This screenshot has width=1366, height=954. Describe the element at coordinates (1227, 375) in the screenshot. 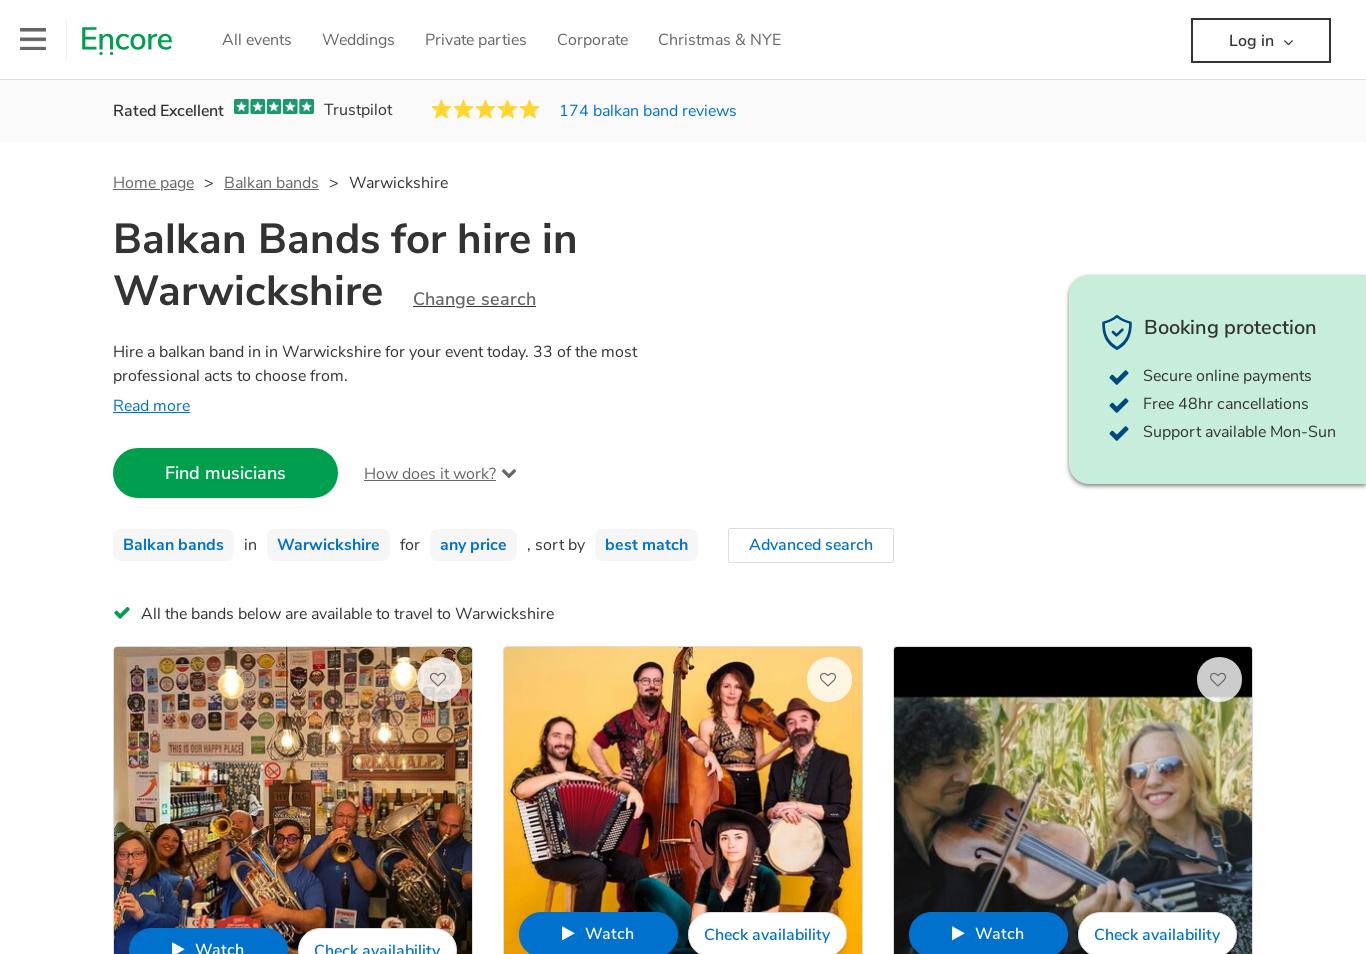

I see `'Secure online payments'` at that location.